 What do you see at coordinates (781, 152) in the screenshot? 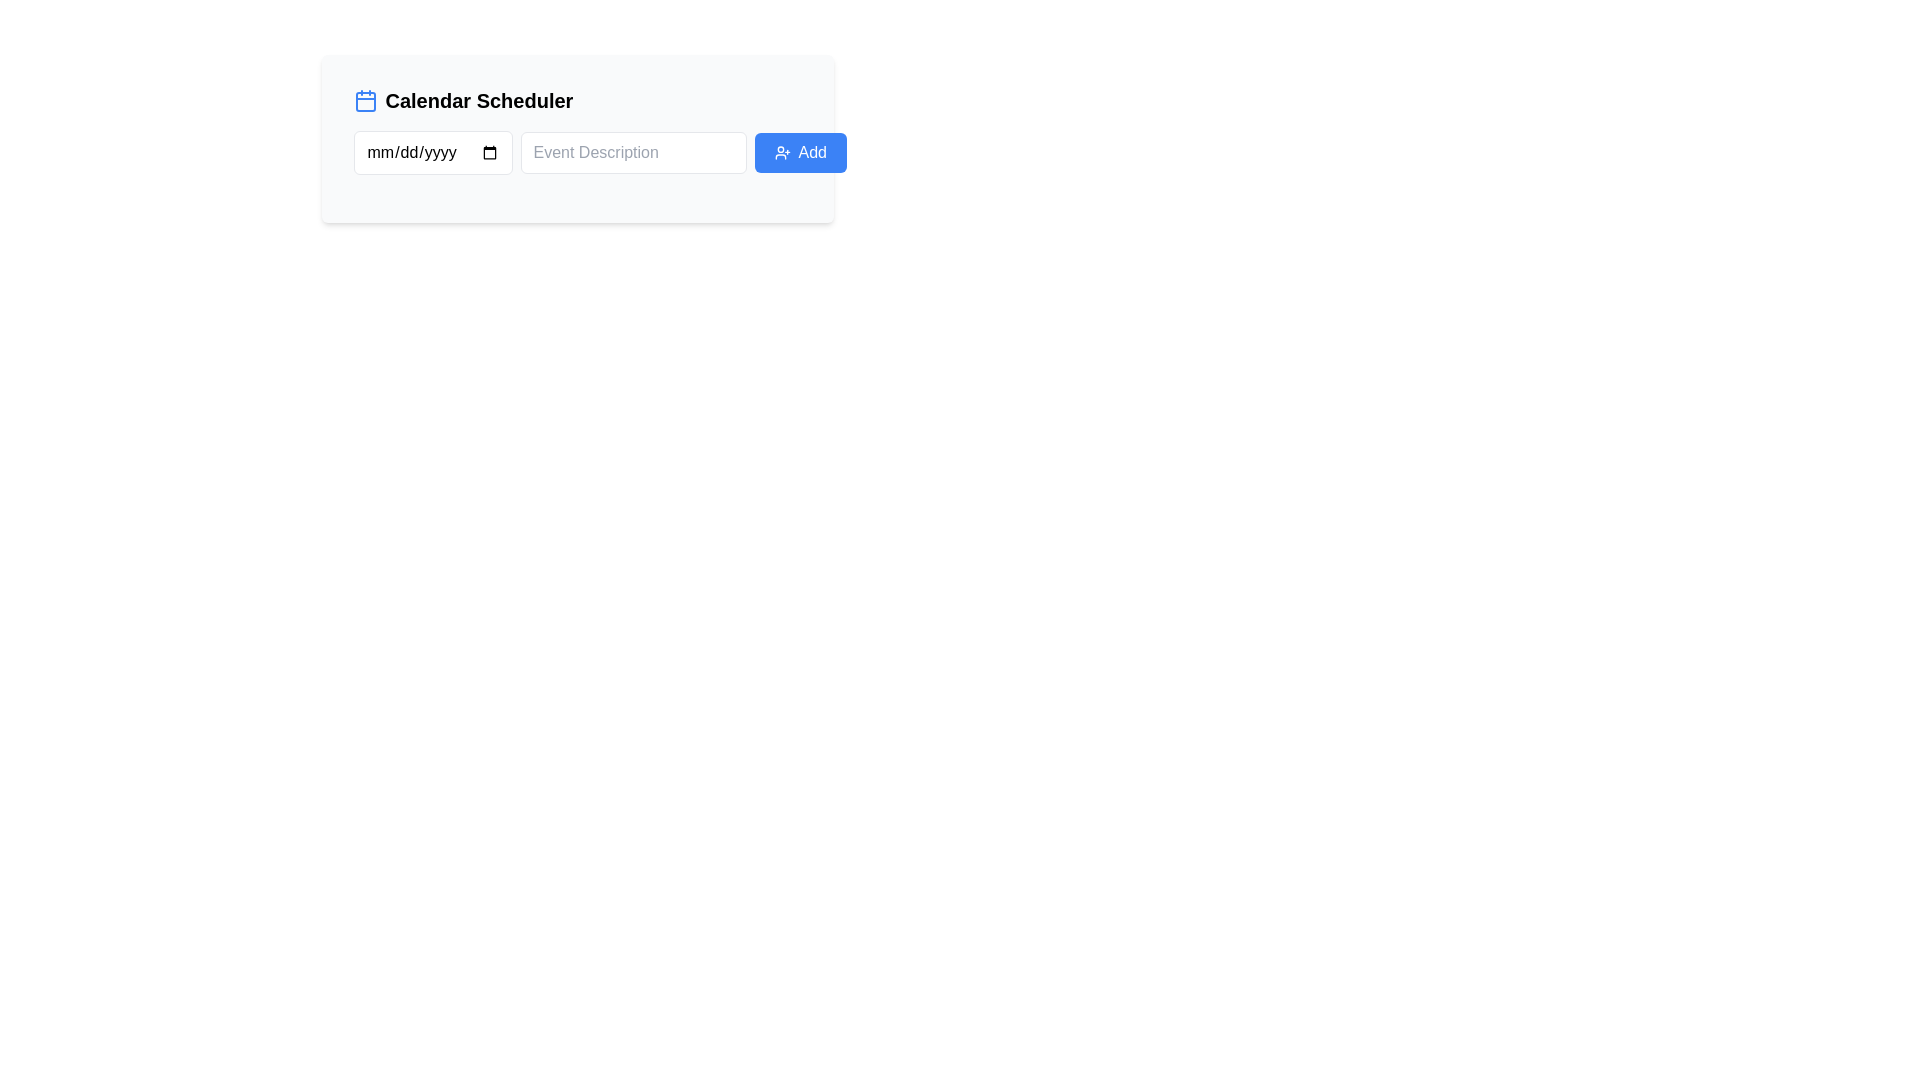
I see `the 'Add' button containing the person icon with a plus symbol, which is styled in white on a blue background` at bounding box center [781, 152].